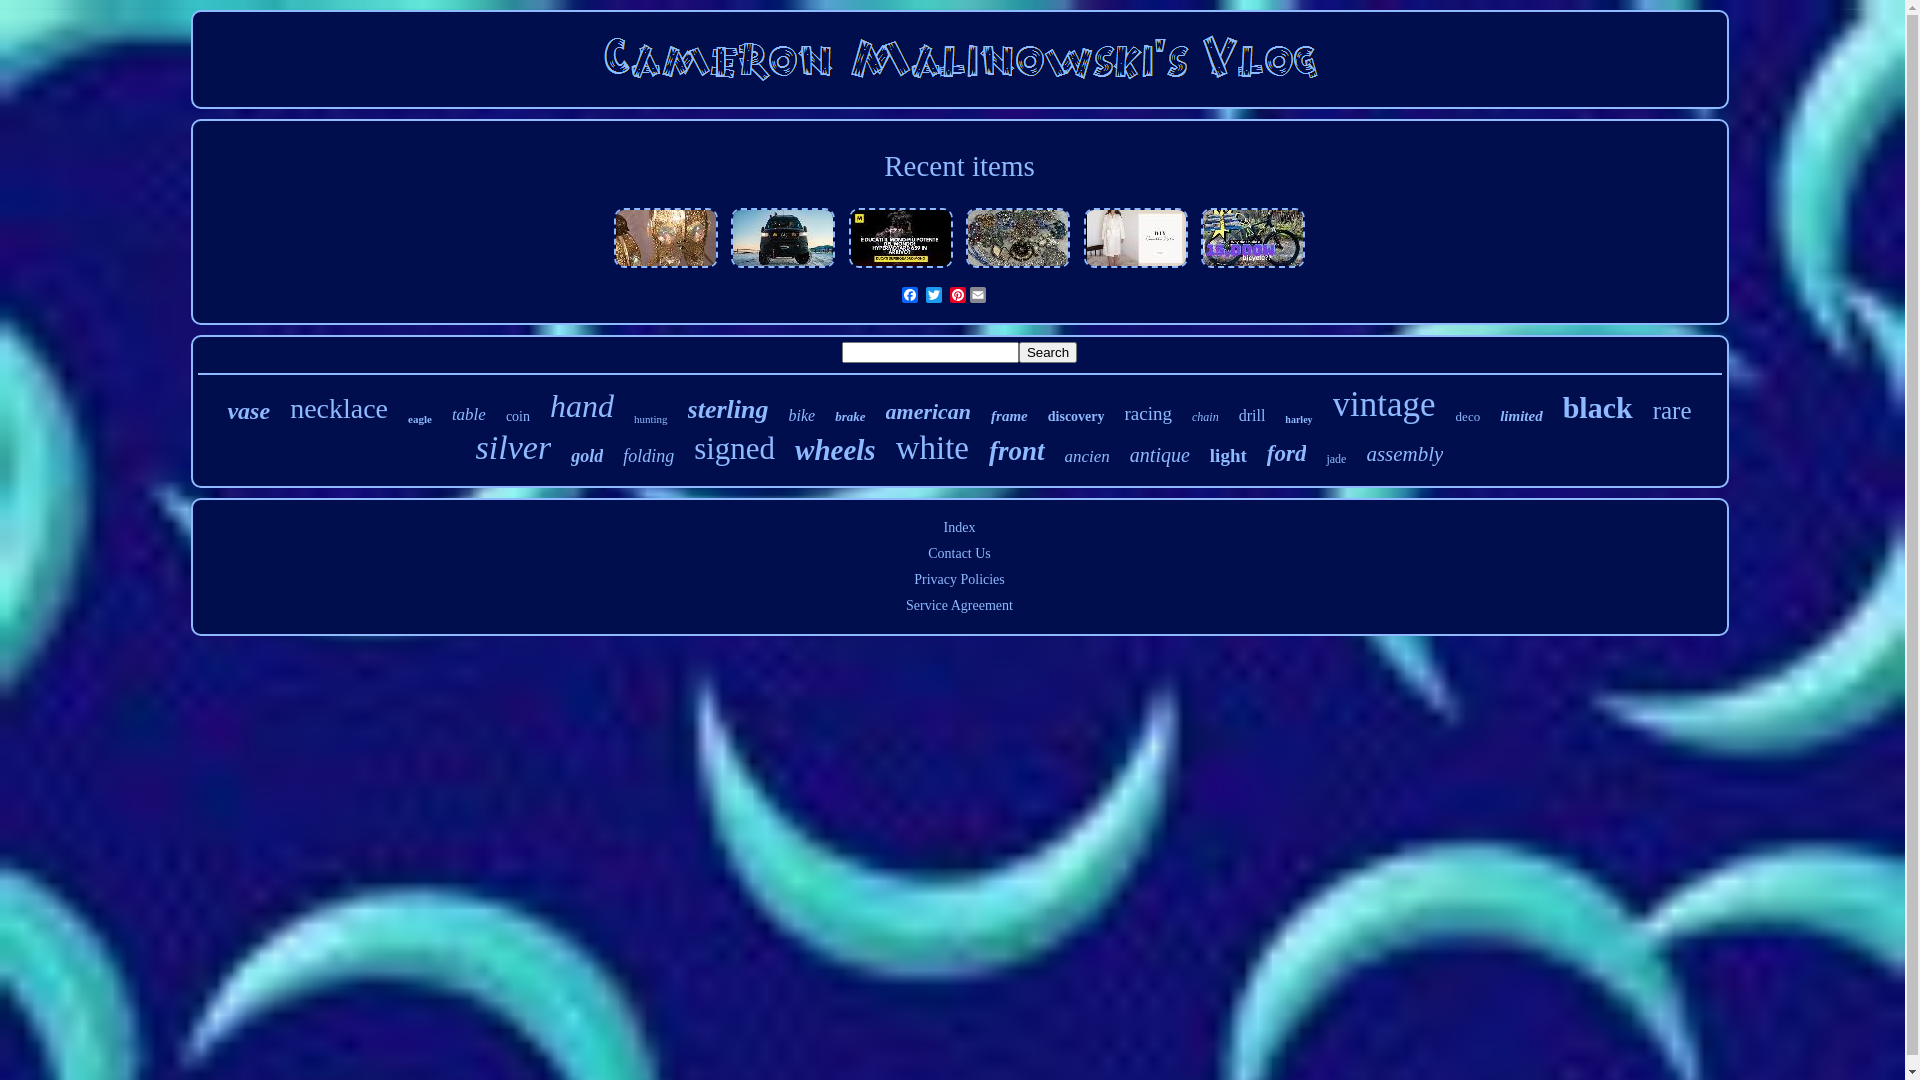 The width and height of the screenshot is (1920, 1080). Describe the element at coordinates (580, 405) in the screenshot. I see `'hand'` at that location.